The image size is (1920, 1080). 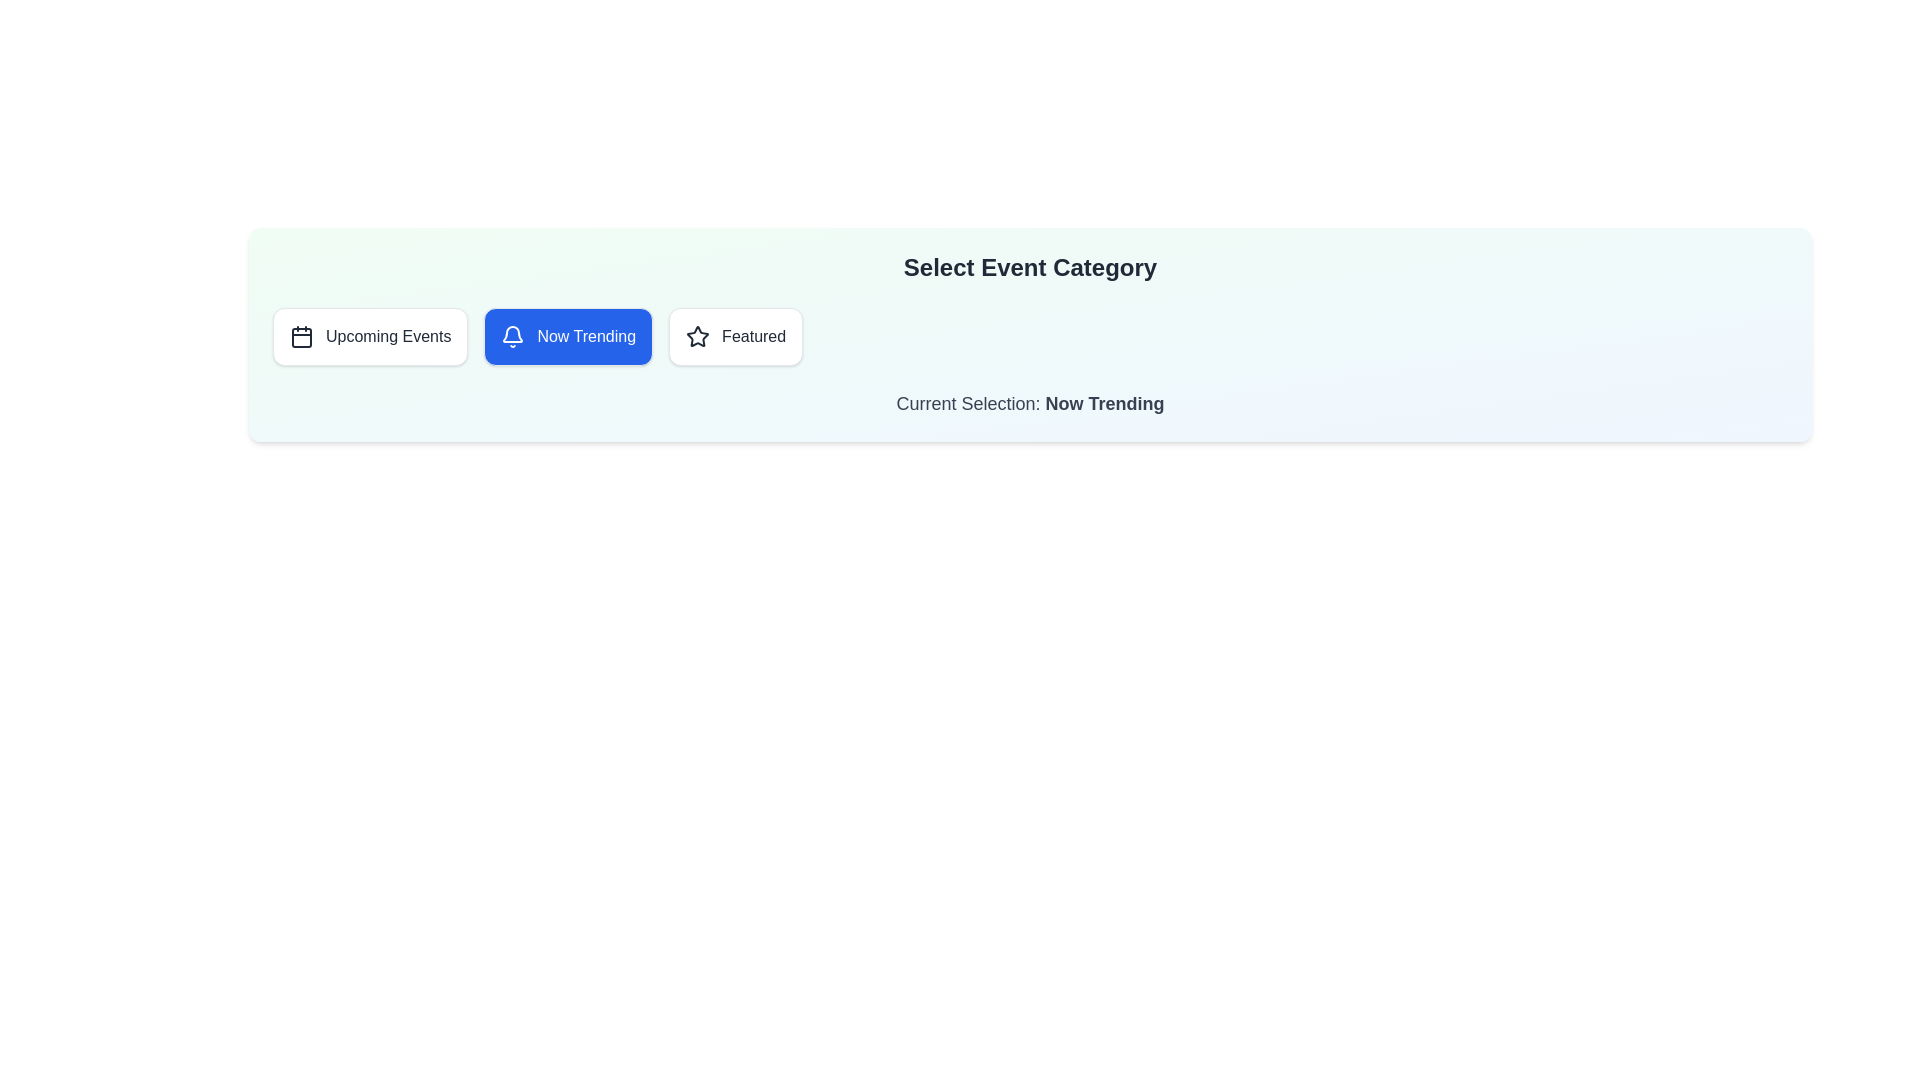 What do you see at coordinates (370, 335) in the screenshot?
I see `the leftmost button of the horizontal button group that functions as a filter for 'Upcoming Events'` at bounding box center [370, 335].